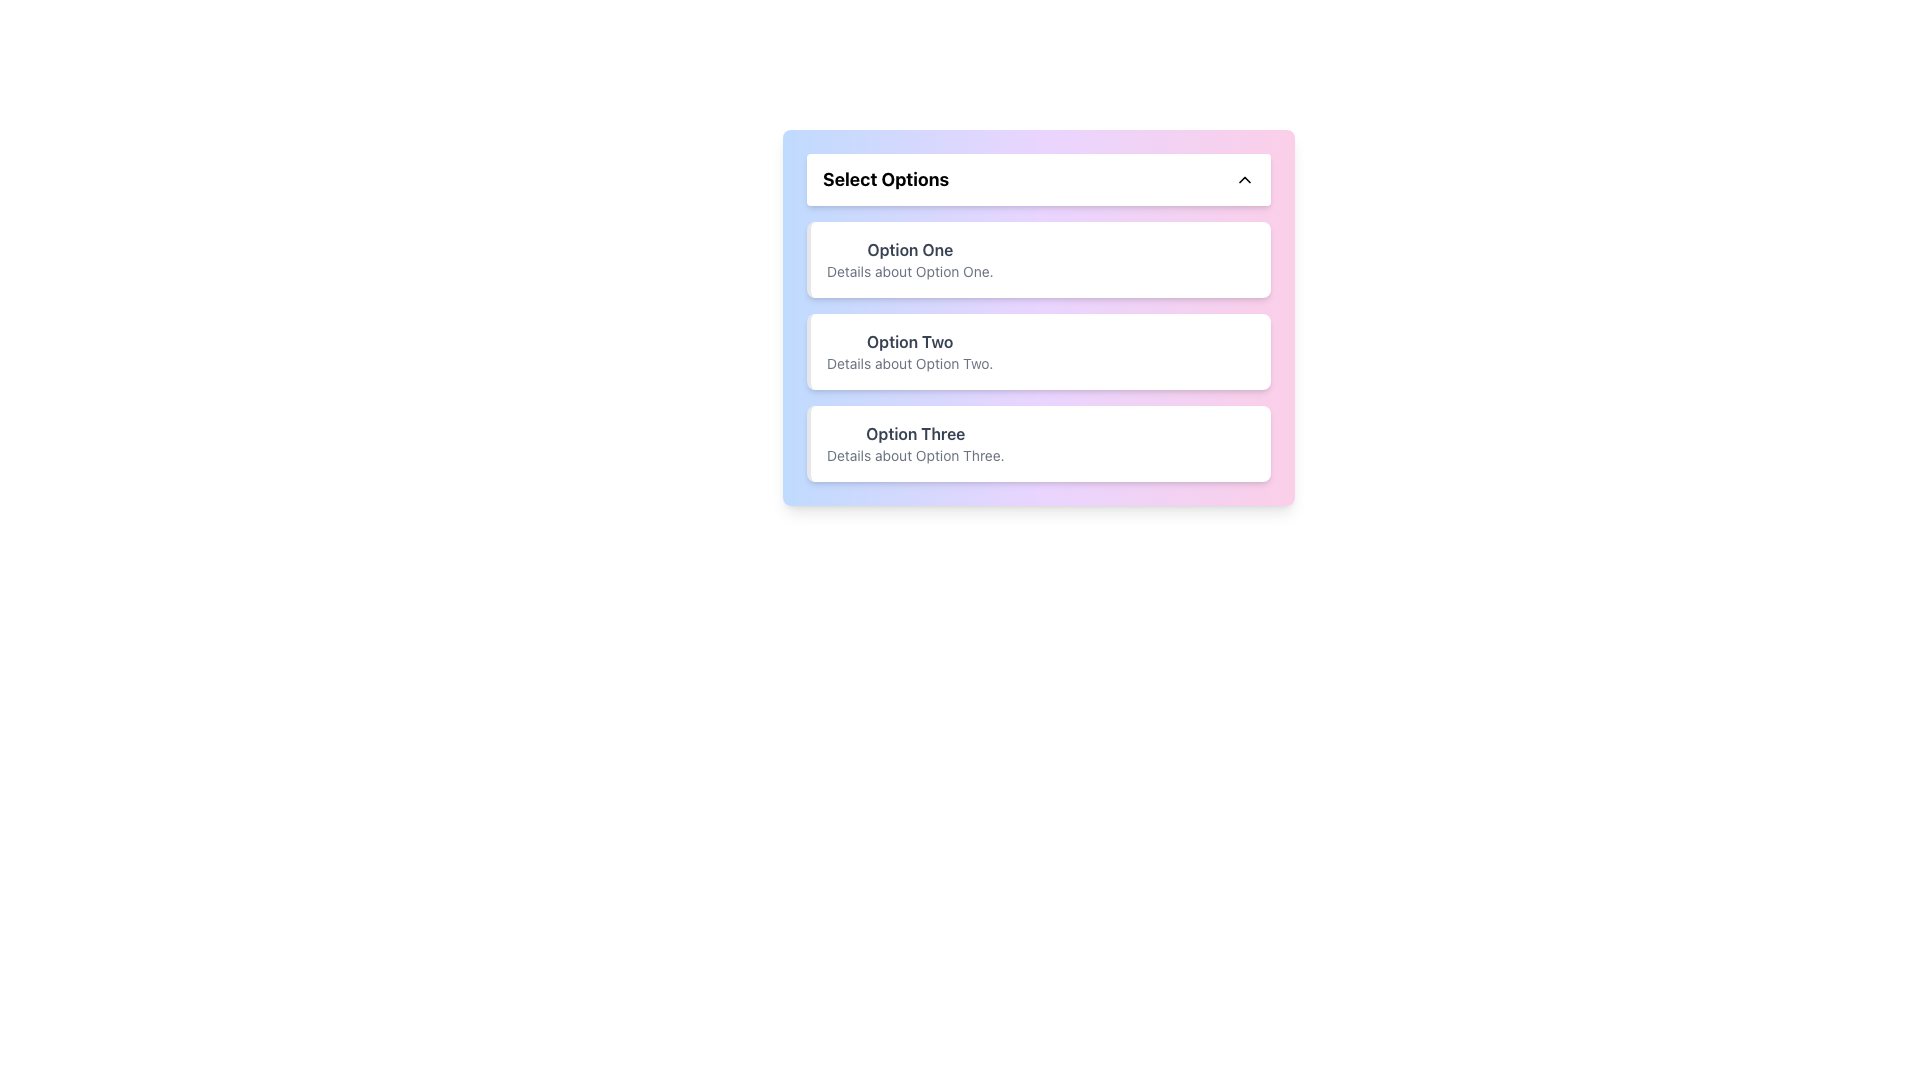  What do you see at coordinates (909, 341) in the screenshot?
I see `the text label for the second option in the list, which includes the bold 'Option Two' text and a smaller description below it` at bounding box center [909, 341].